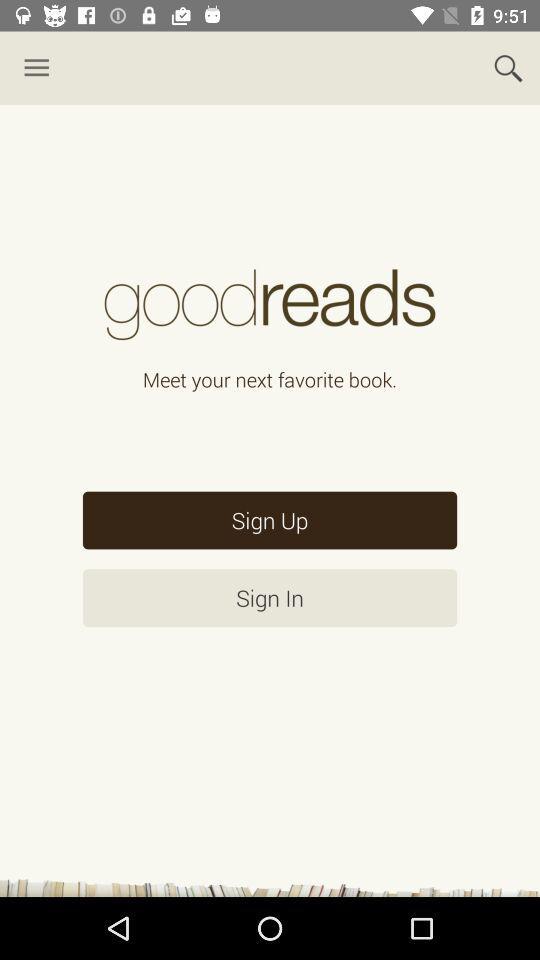 This screenshot has height=960, width=540. I want to click on sign up, so click(270, 519).